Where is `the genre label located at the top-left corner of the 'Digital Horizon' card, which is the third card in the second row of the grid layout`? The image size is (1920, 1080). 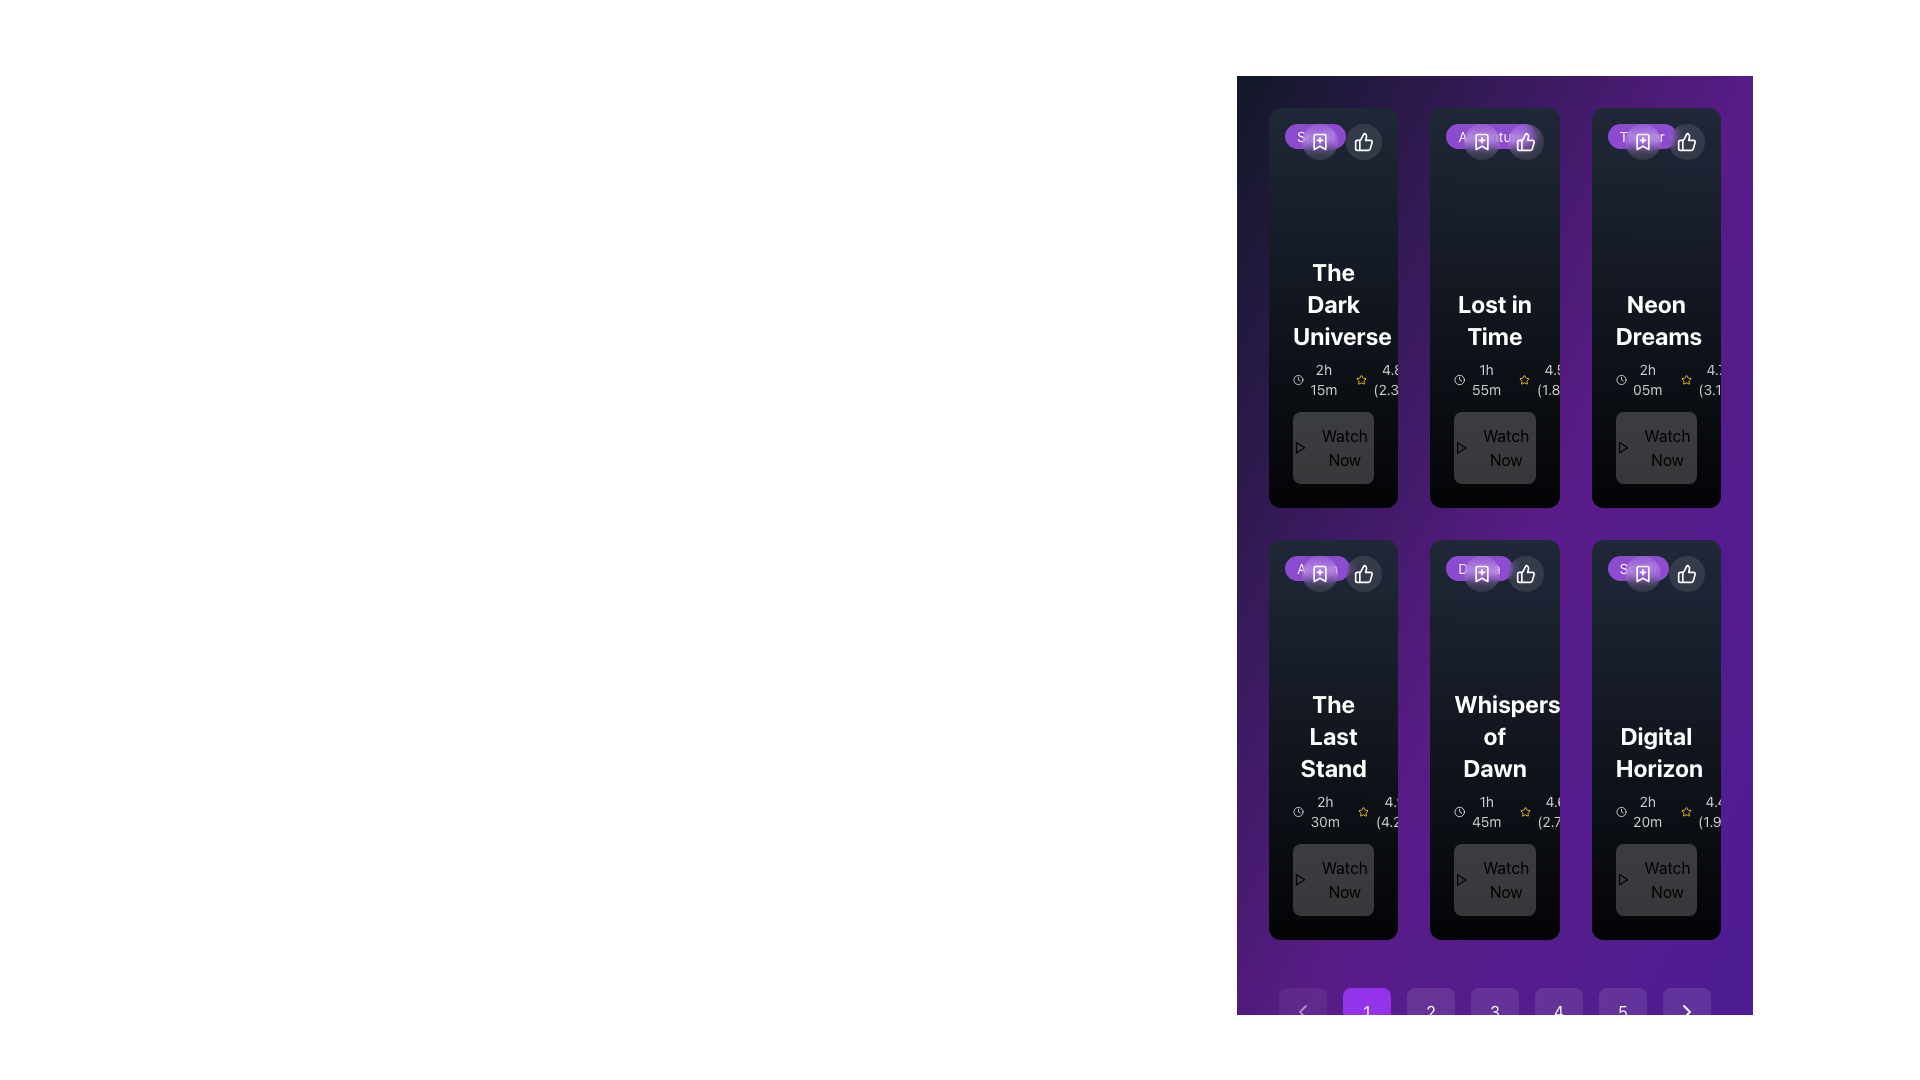
the genre label located at the top-left corner of the 'Digital Horizon' card, which is the third card in the second row of the grid layout is located at coordinates (1638, 567).